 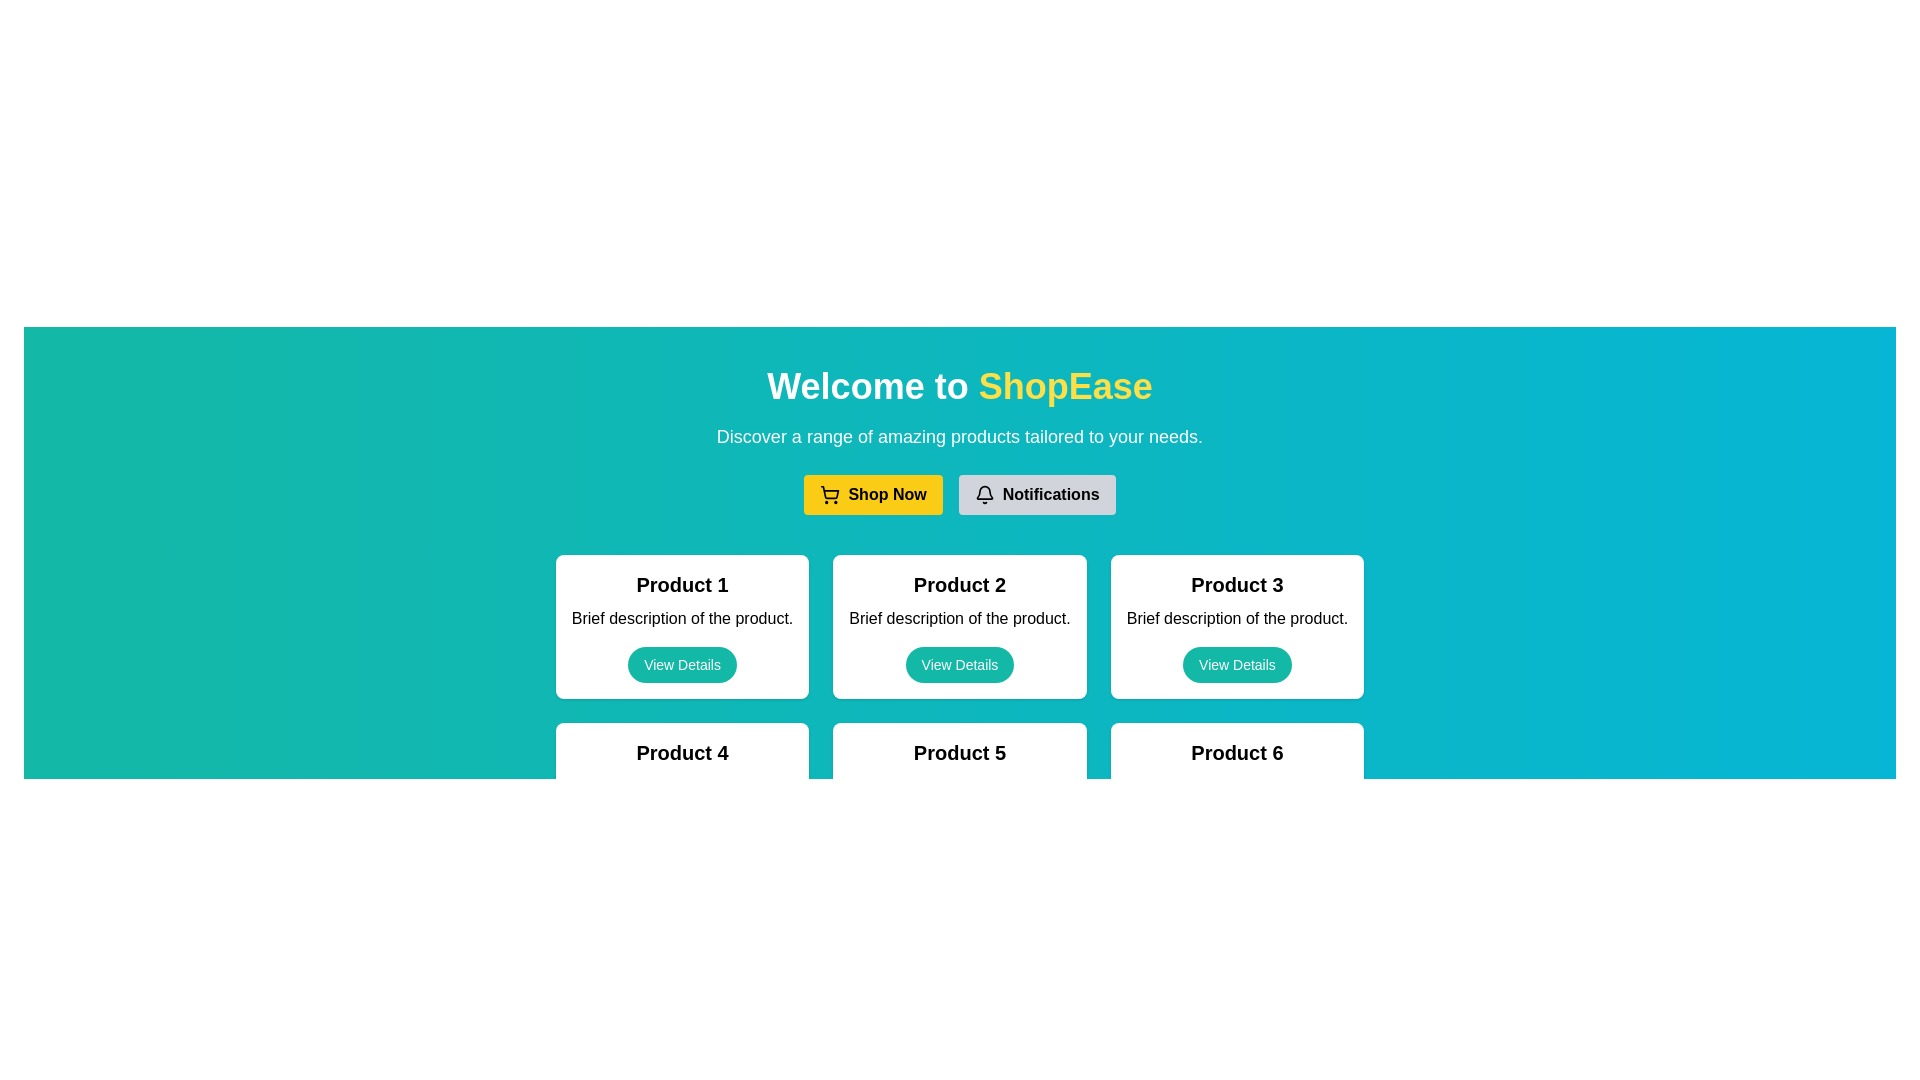 What do you see at coordinates (960, 585) in the screenshot?
I see `the text label that serves as the title for the second product card in the first row of the grid layout` at bounding box center [960, 585].